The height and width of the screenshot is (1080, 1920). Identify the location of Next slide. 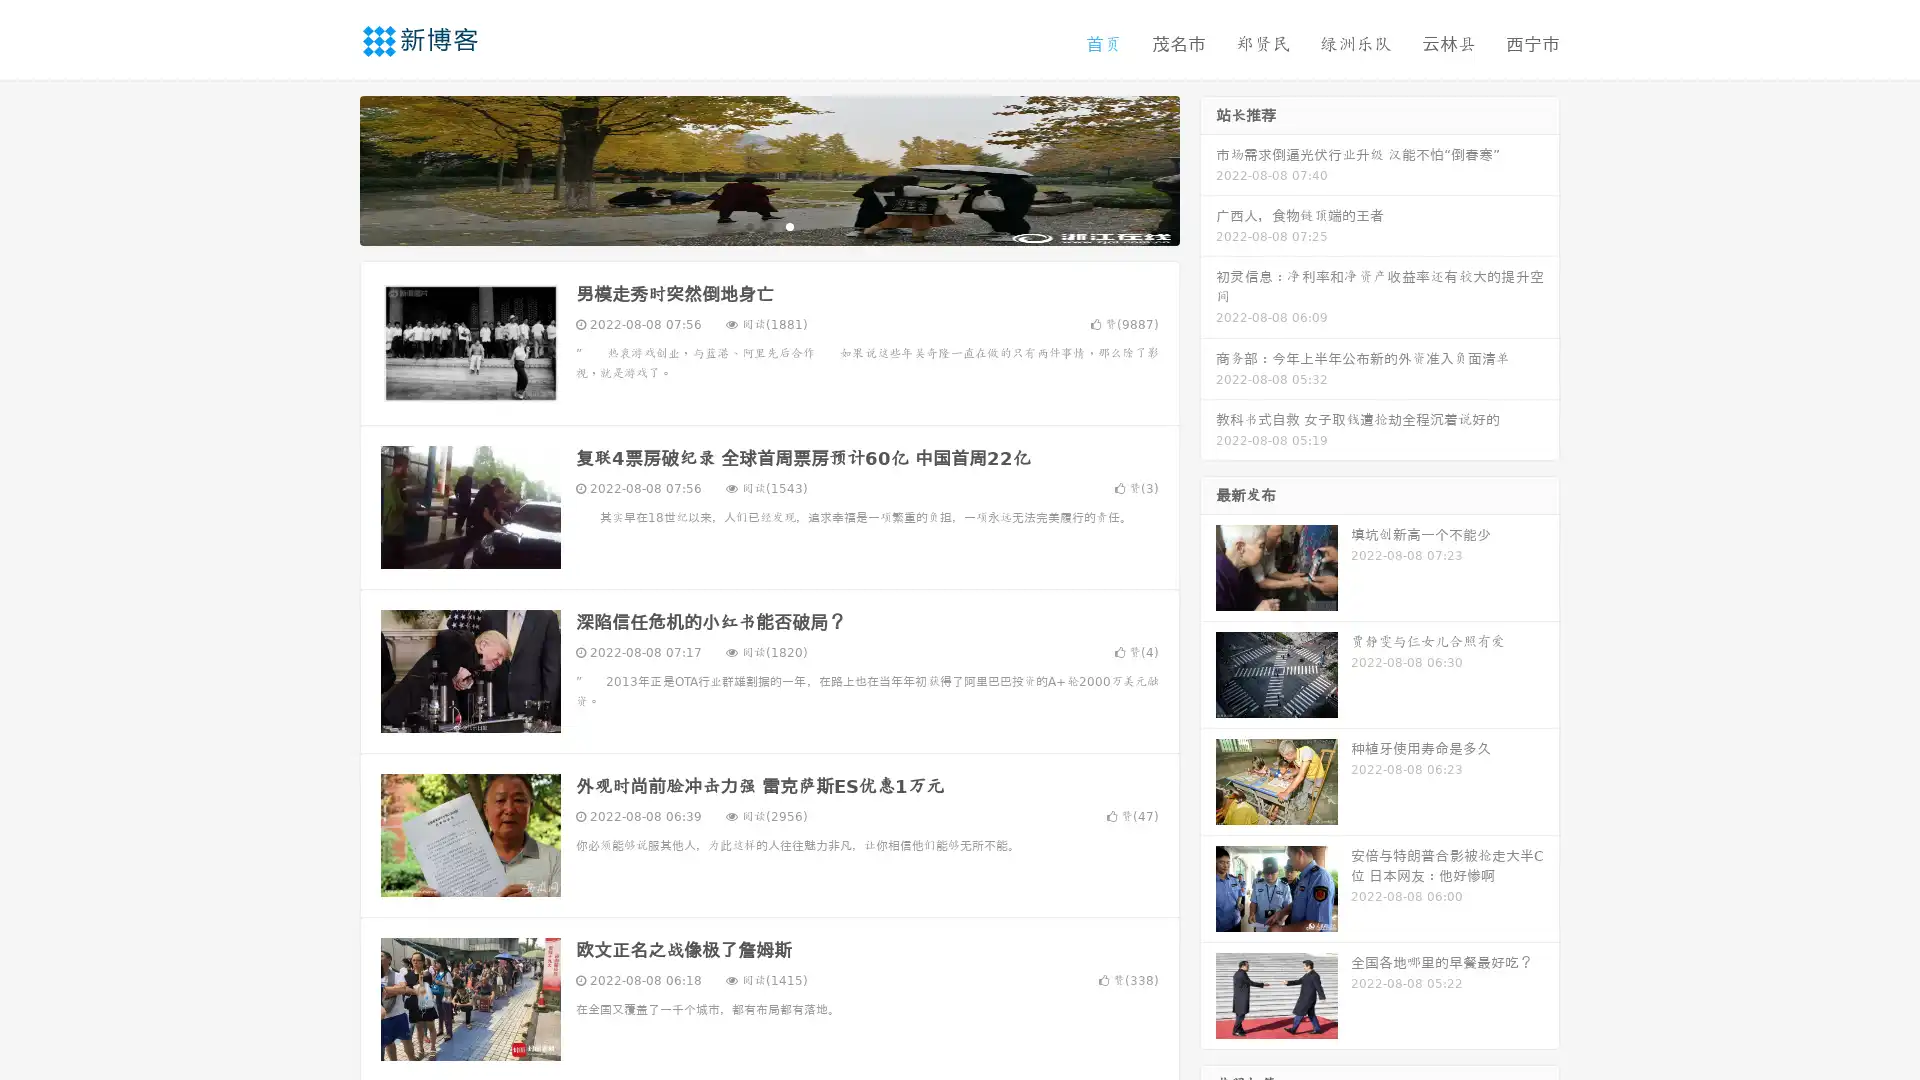
(1208, 168).